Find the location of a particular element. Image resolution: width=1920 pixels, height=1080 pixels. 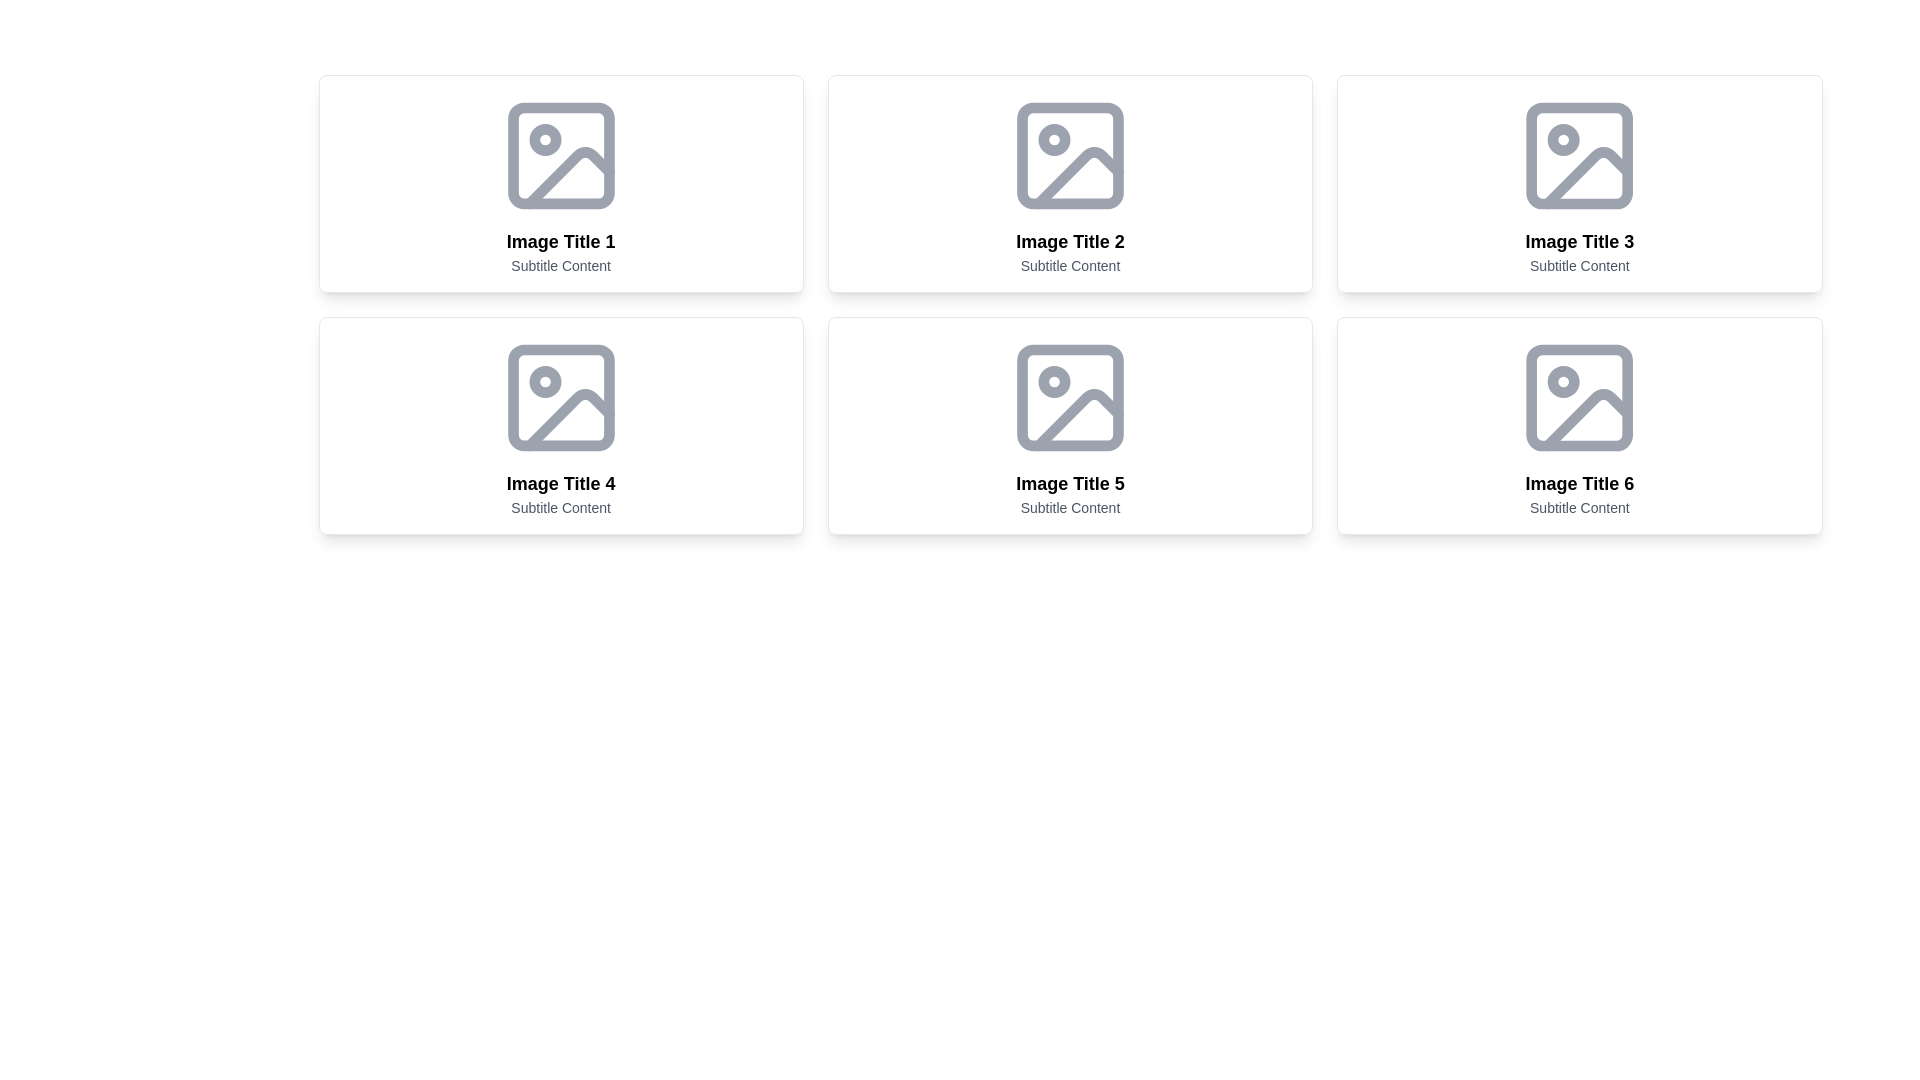

the small gray rectangular shape with rounded corners located within the 'Image Title 4' tile in the second row and first column of the grid is located at coordinates (560, 397).